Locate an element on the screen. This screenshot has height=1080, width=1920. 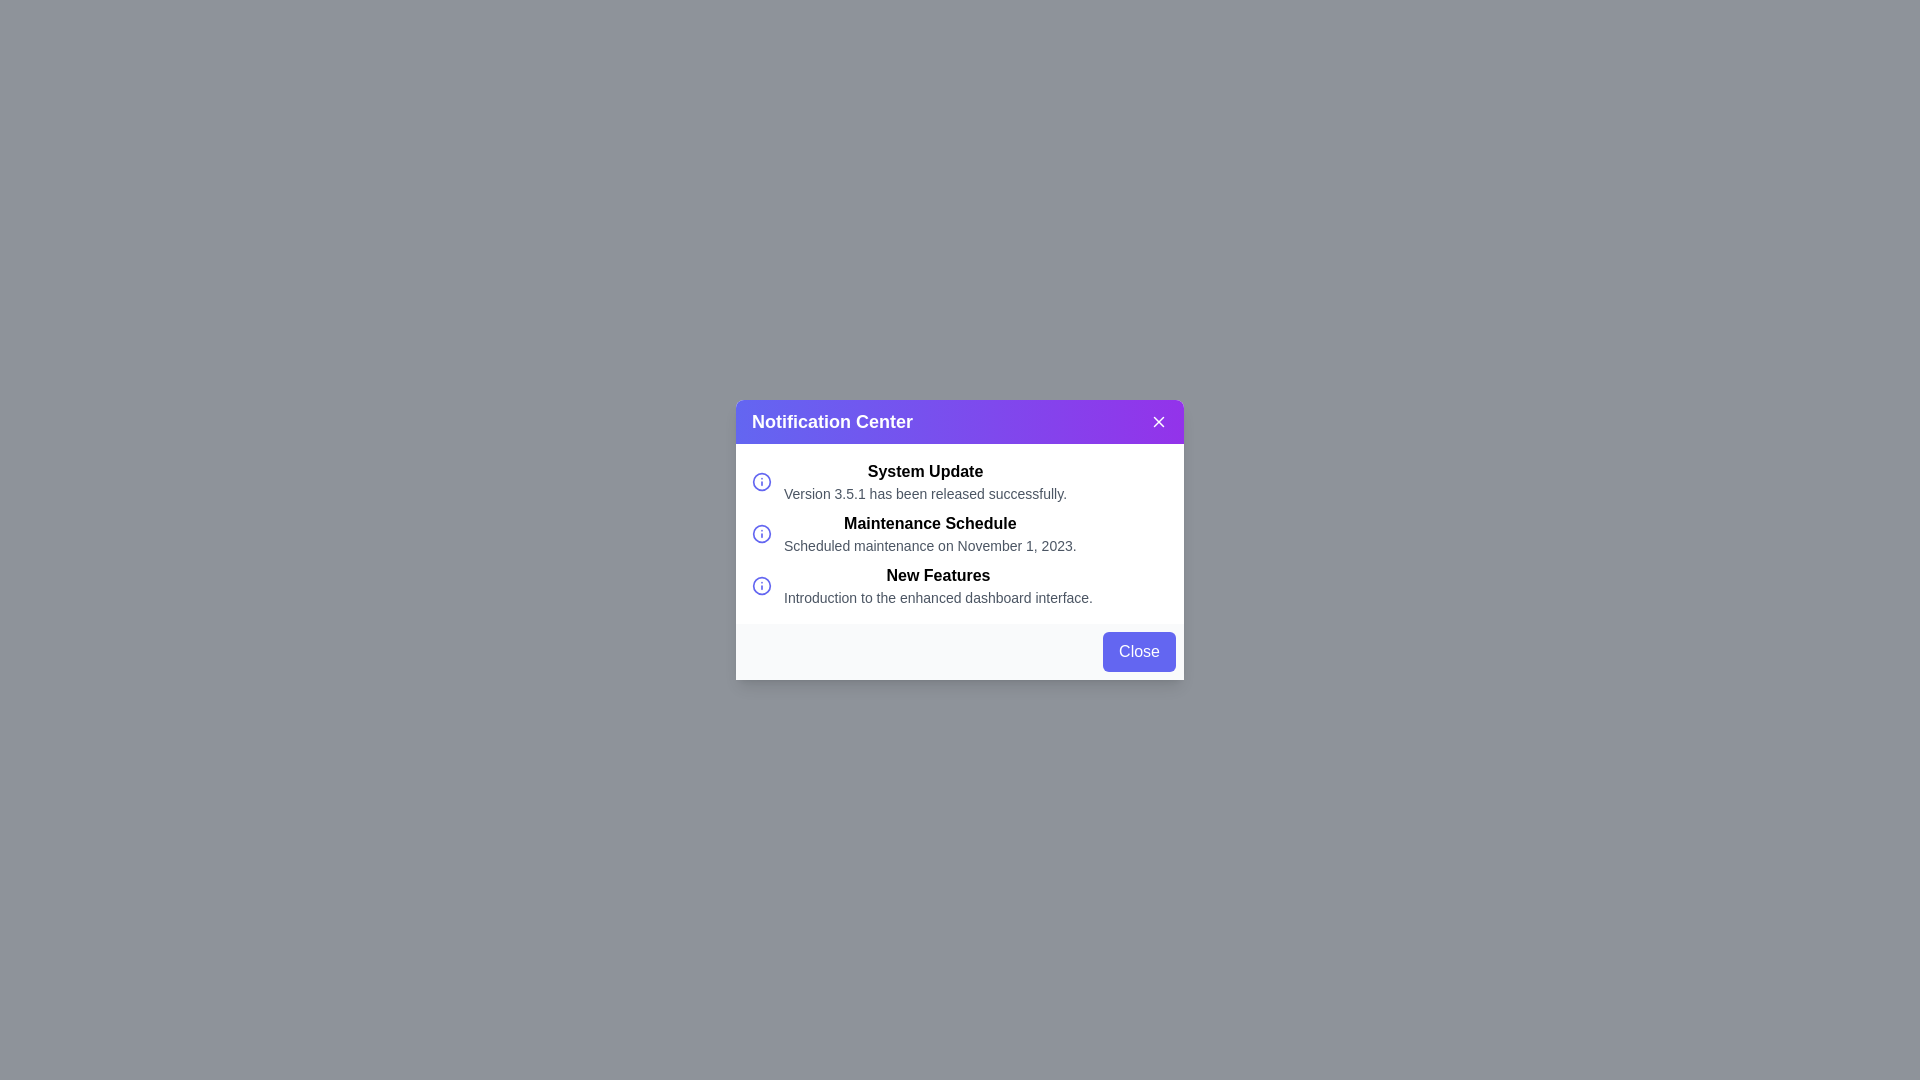
close button on the dialog header is located at coordinates (1158, 420).